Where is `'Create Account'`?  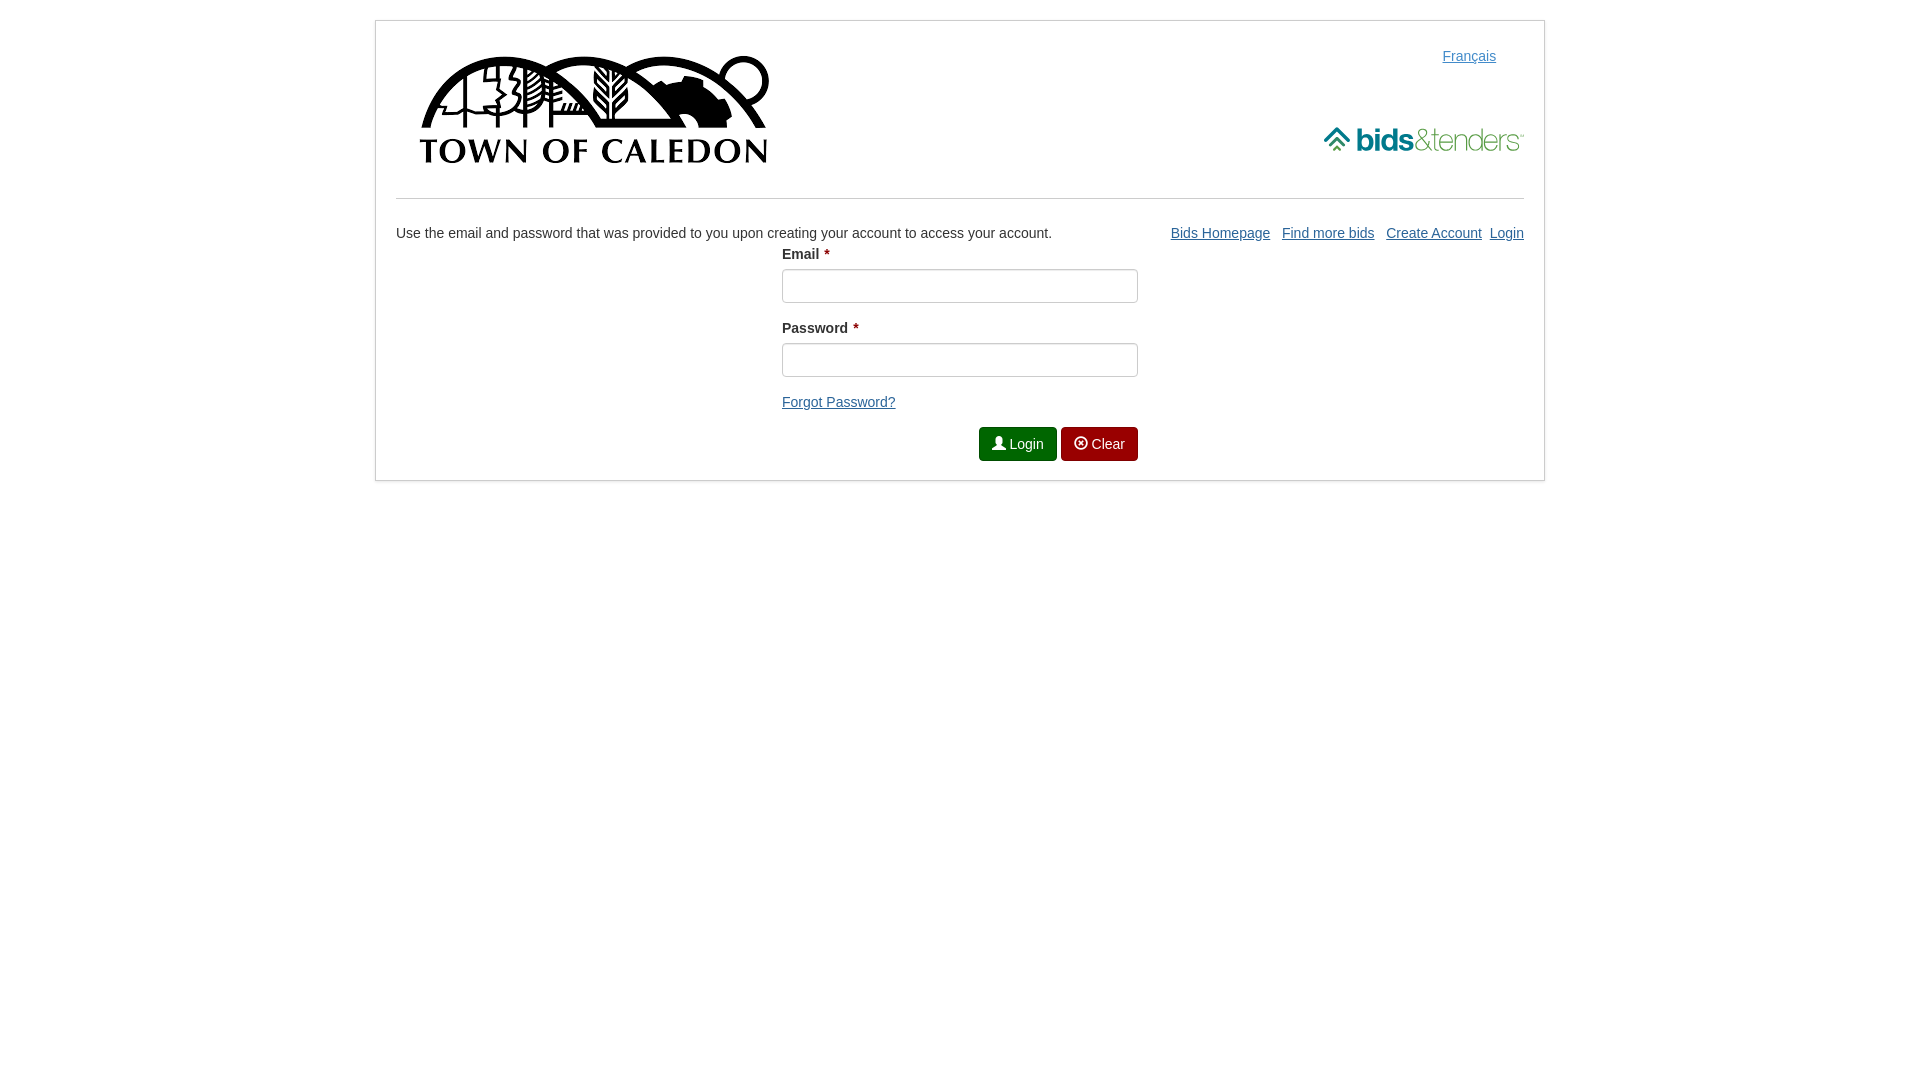
'Create Account' is located at coordinates (1433, 231).